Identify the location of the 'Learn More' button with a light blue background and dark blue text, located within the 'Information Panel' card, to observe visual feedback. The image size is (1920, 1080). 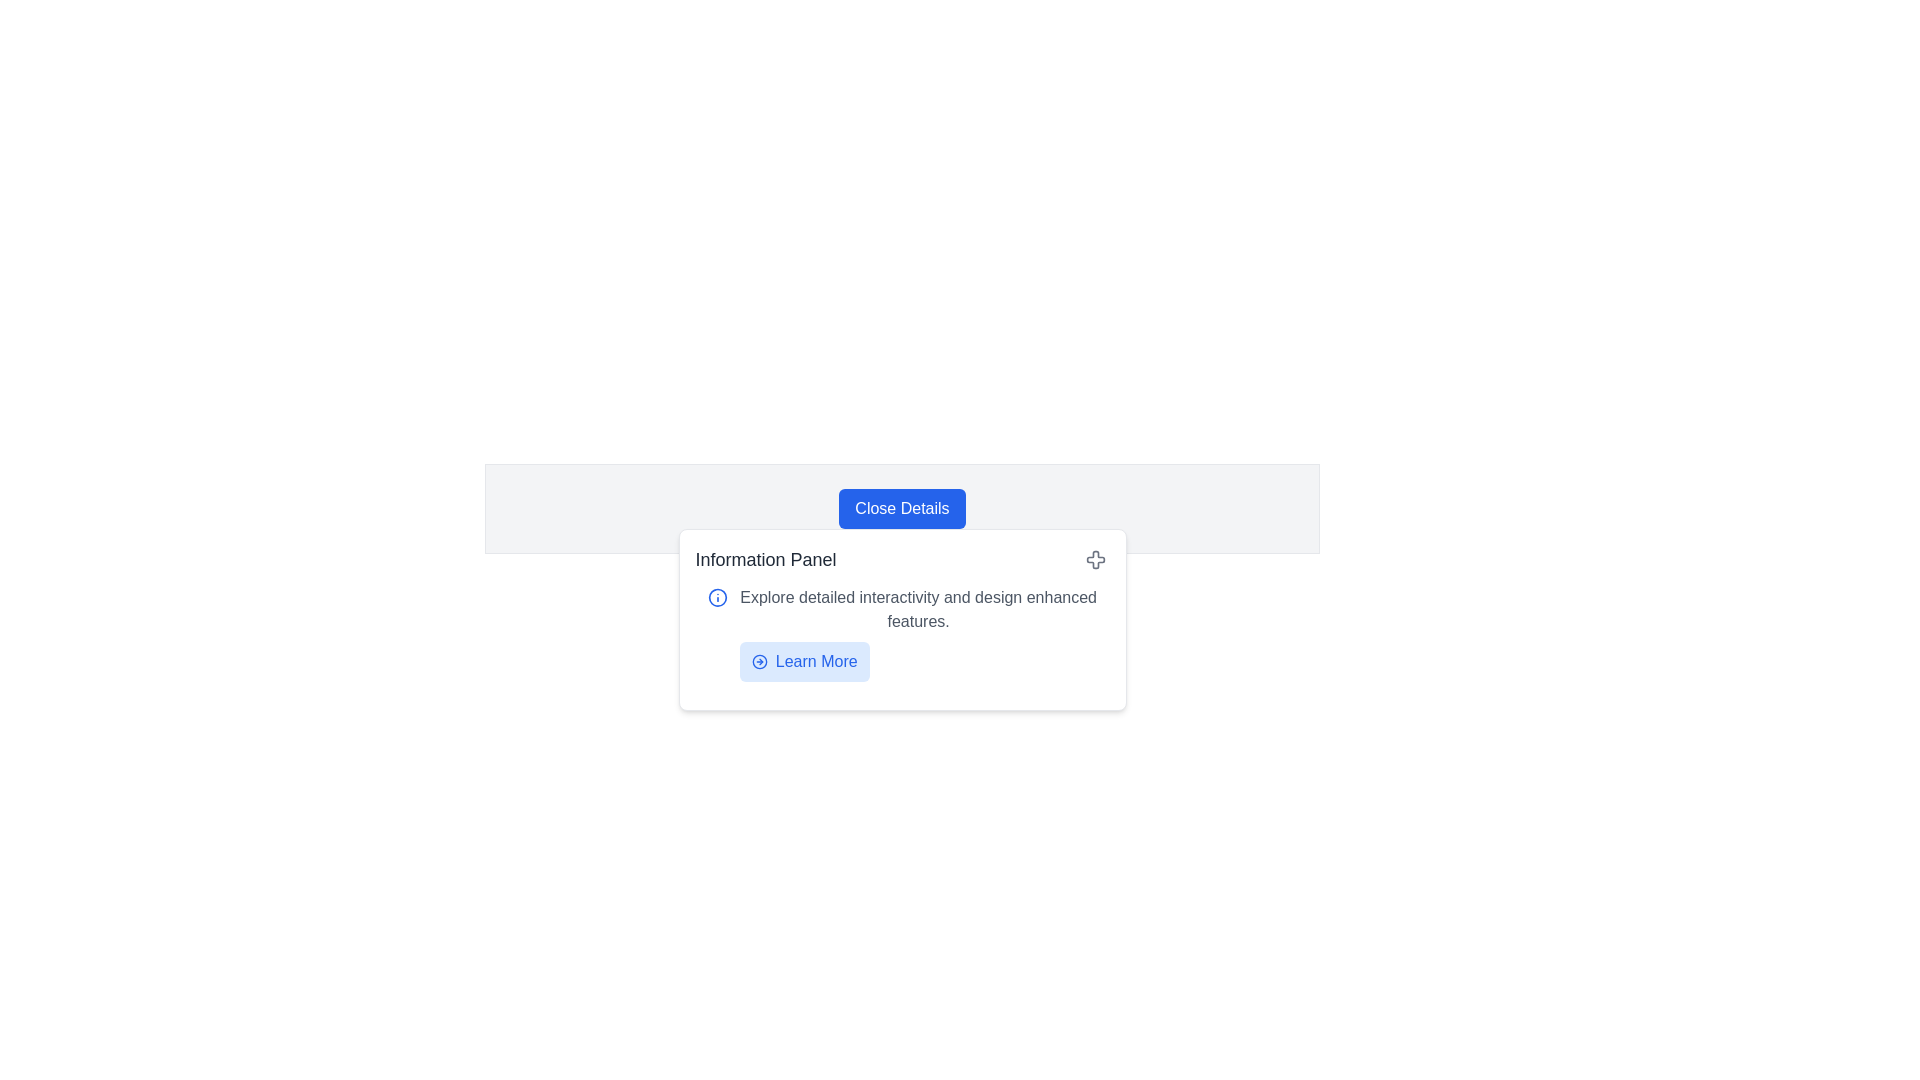
(804, 662).